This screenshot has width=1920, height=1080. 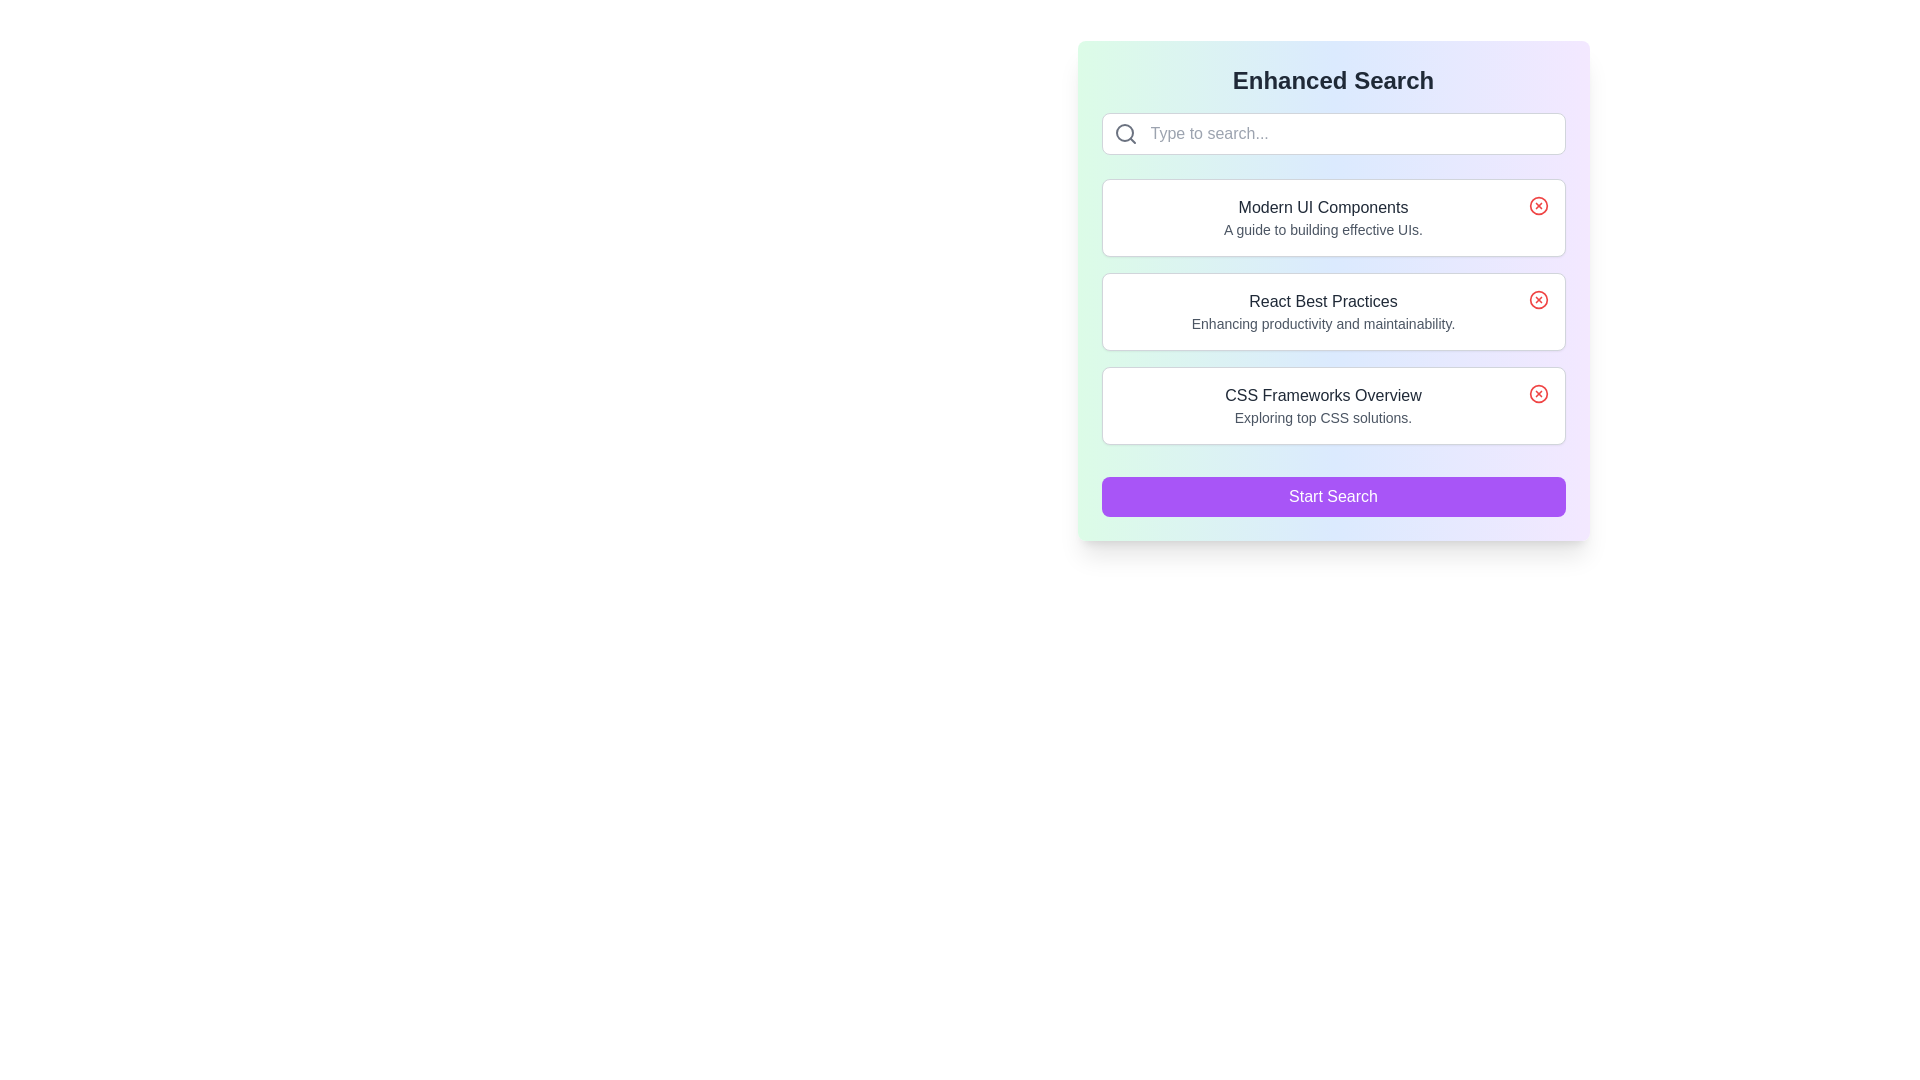 What do you see at coordinates (1323, 396) in the screenshot?
I see `any interactive components located near the text label displaying 'CSS Frameworks Overview', which is positioned in the lower middle section of the interface` at bounding box center [1323, 396].